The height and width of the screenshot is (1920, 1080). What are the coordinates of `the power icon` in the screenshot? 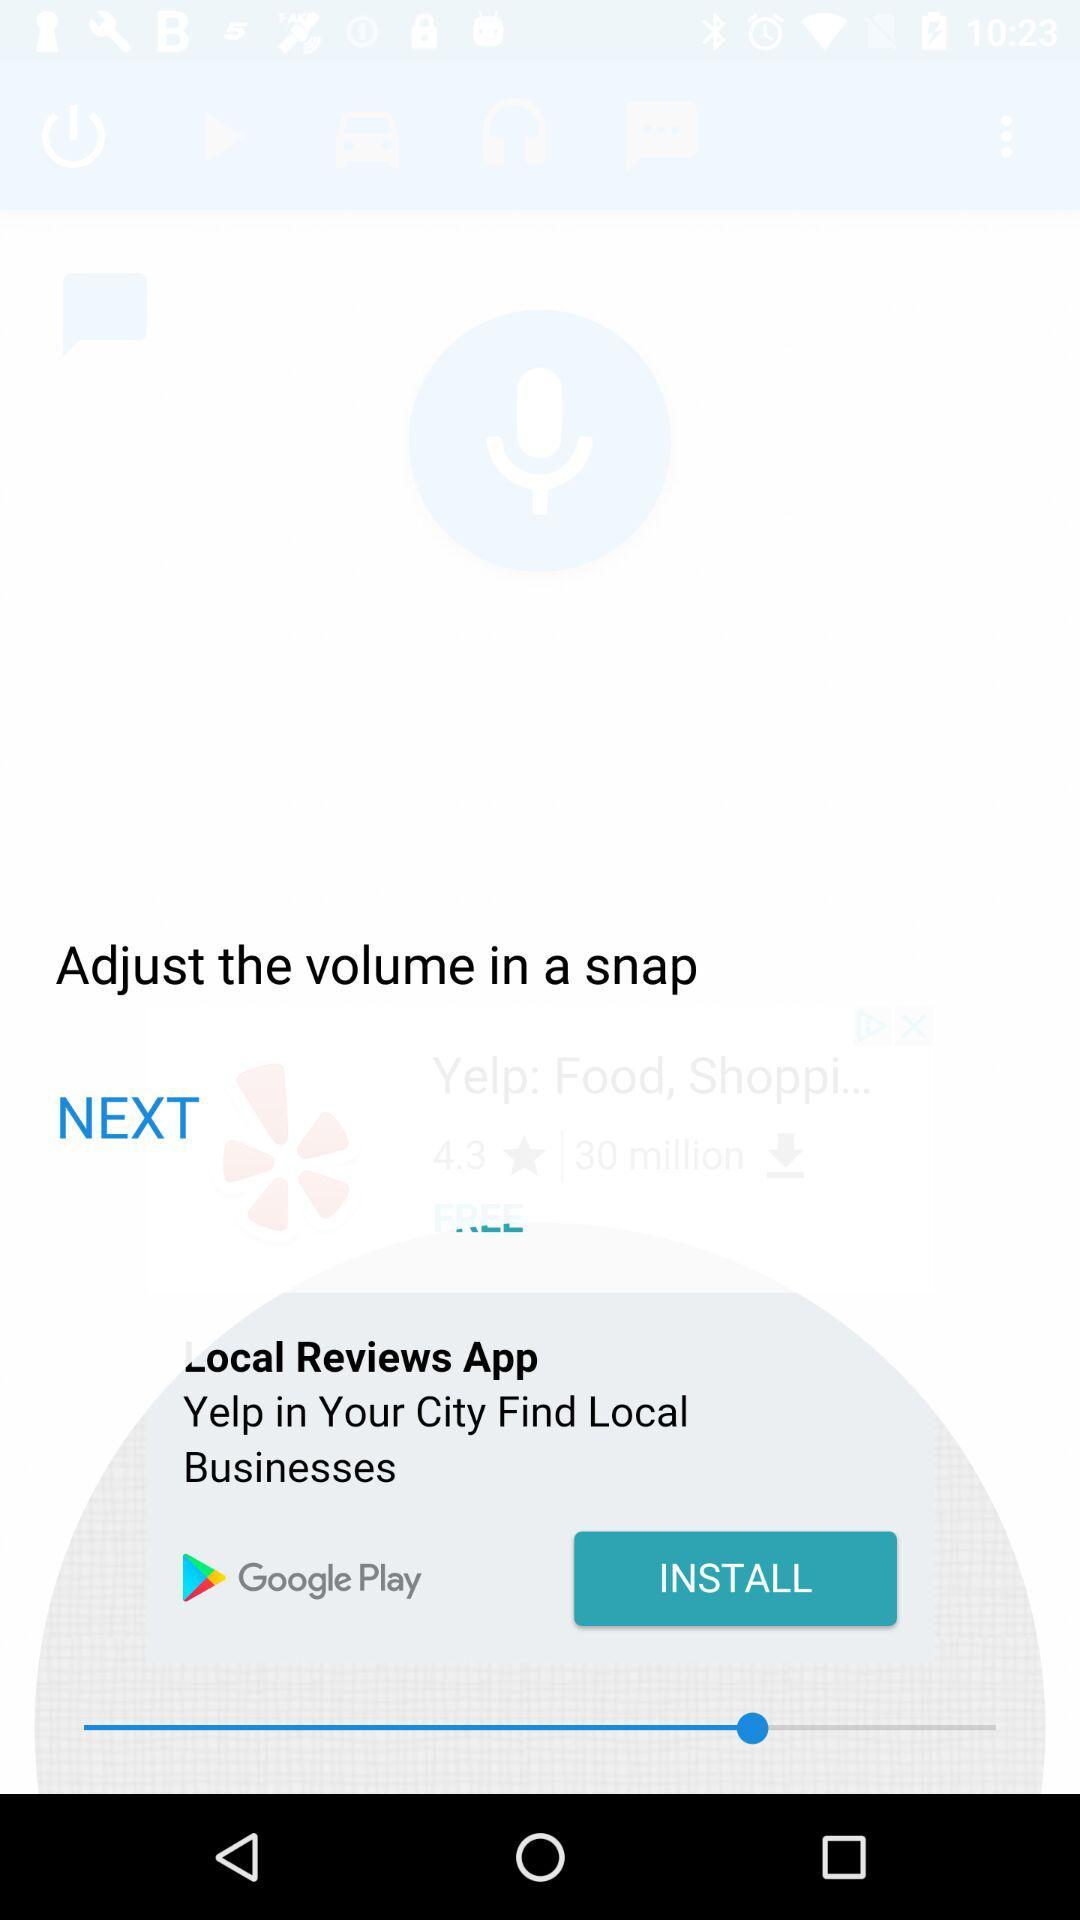 It's located at (72, 135).